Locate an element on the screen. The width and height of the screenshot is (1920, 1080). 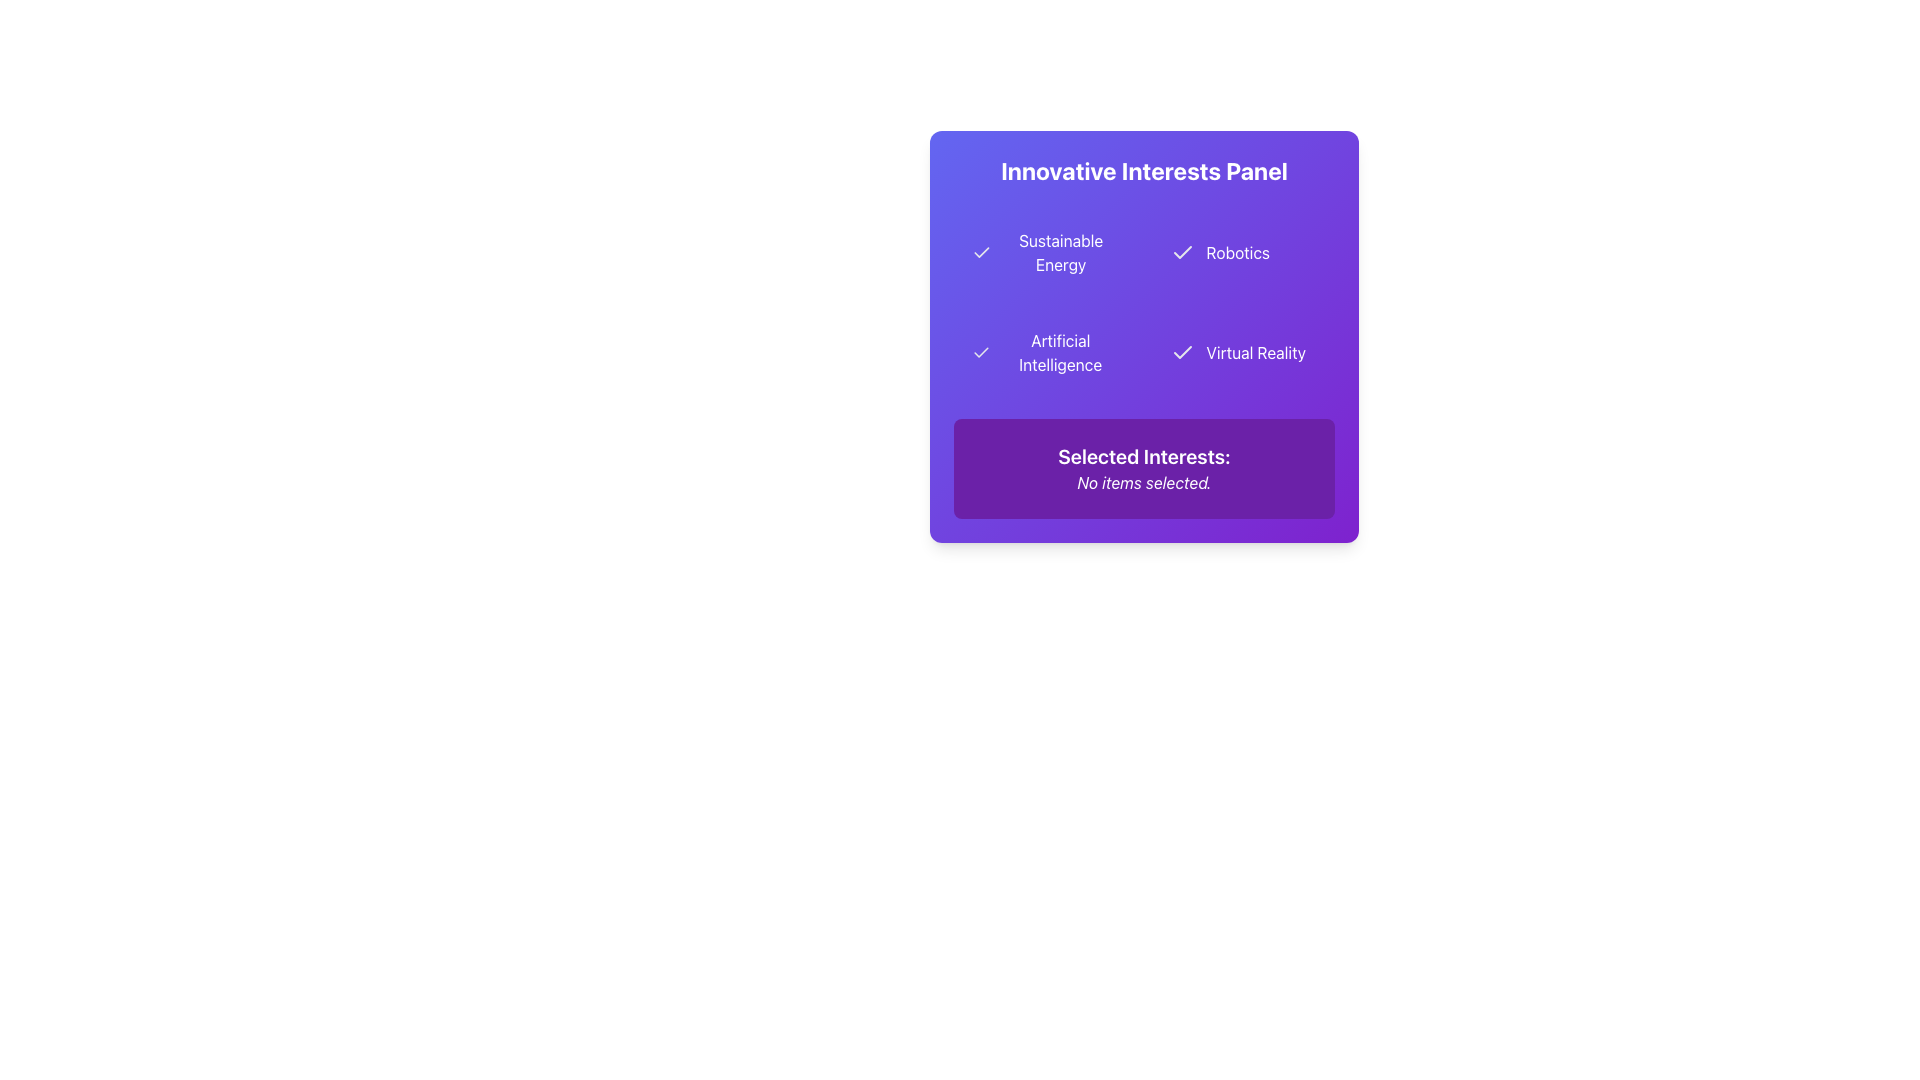
the checkmark icon that indicates the selection status of the 'Virtual Reality' option, located in the bottom-right quadrant of the purple gradient panel is located at coordinates (1182, 351).